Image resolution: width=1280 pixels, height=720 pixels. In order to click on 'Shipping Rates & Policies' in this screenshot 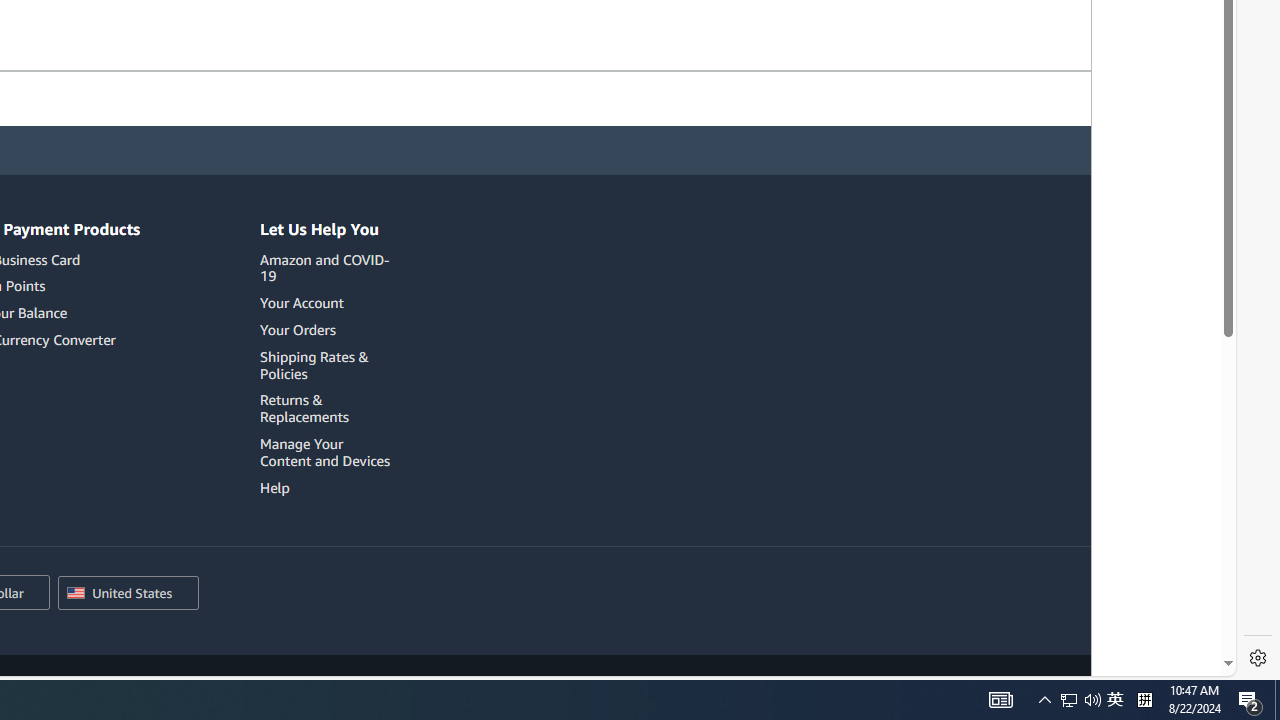, I will do `click(328, 365)`.